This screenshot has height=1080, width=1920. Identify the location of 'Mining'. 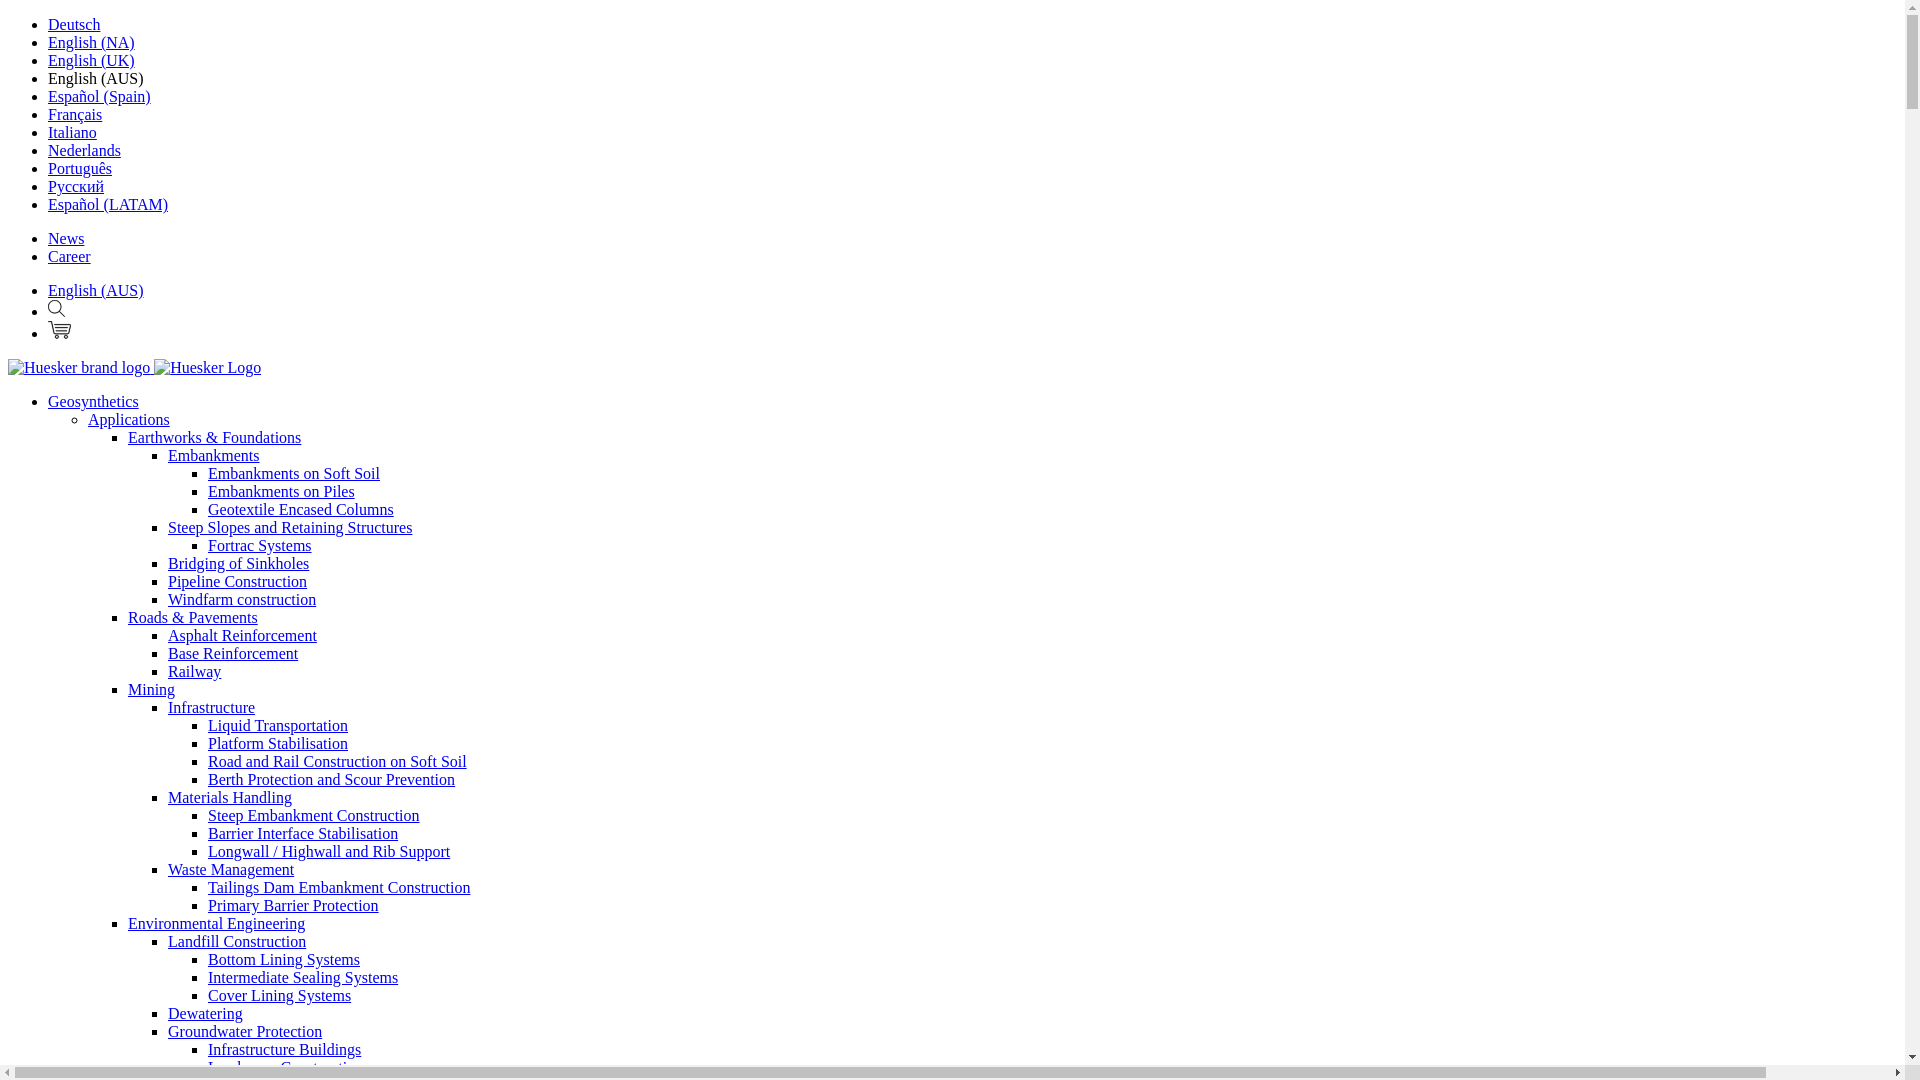
(150, 688).